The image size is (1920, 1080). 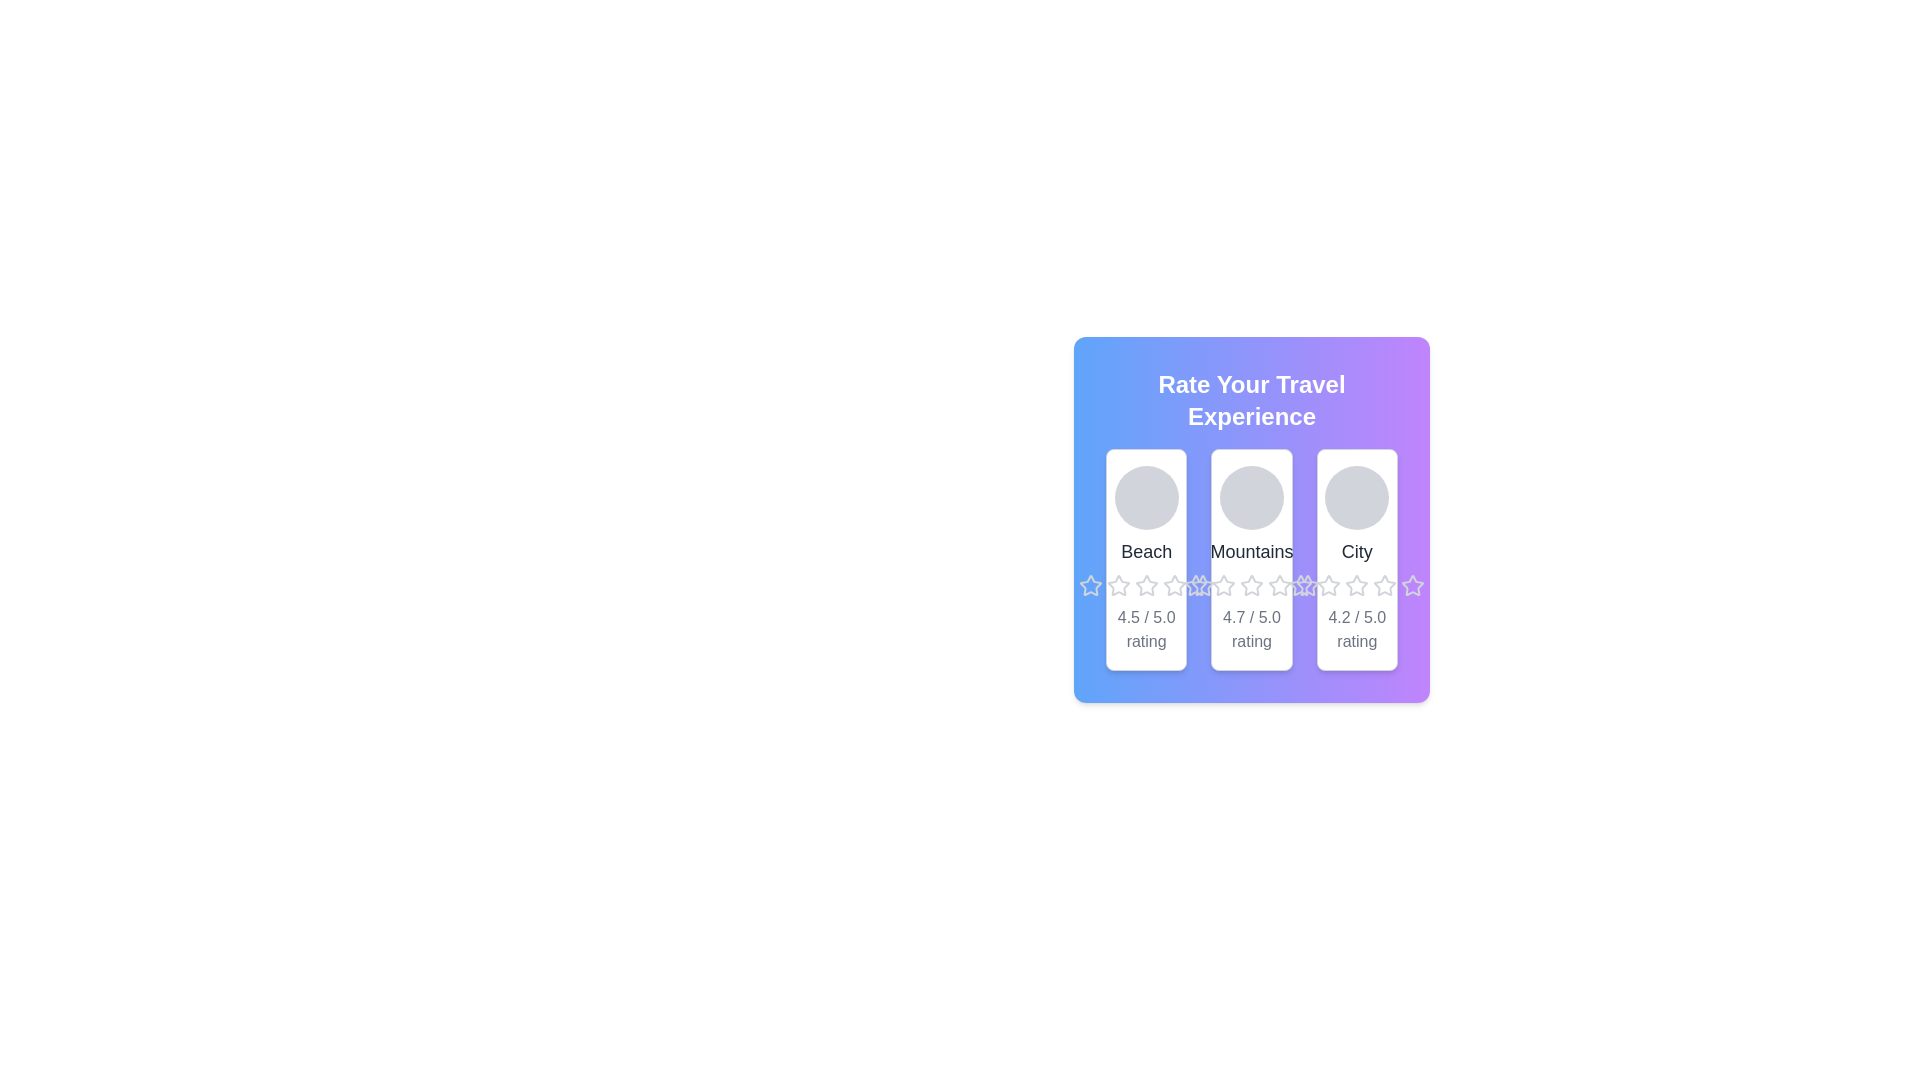 I want to click on across the second star in the five-star rating system below the 'Mountains' card, so click(x=1195, y=585).